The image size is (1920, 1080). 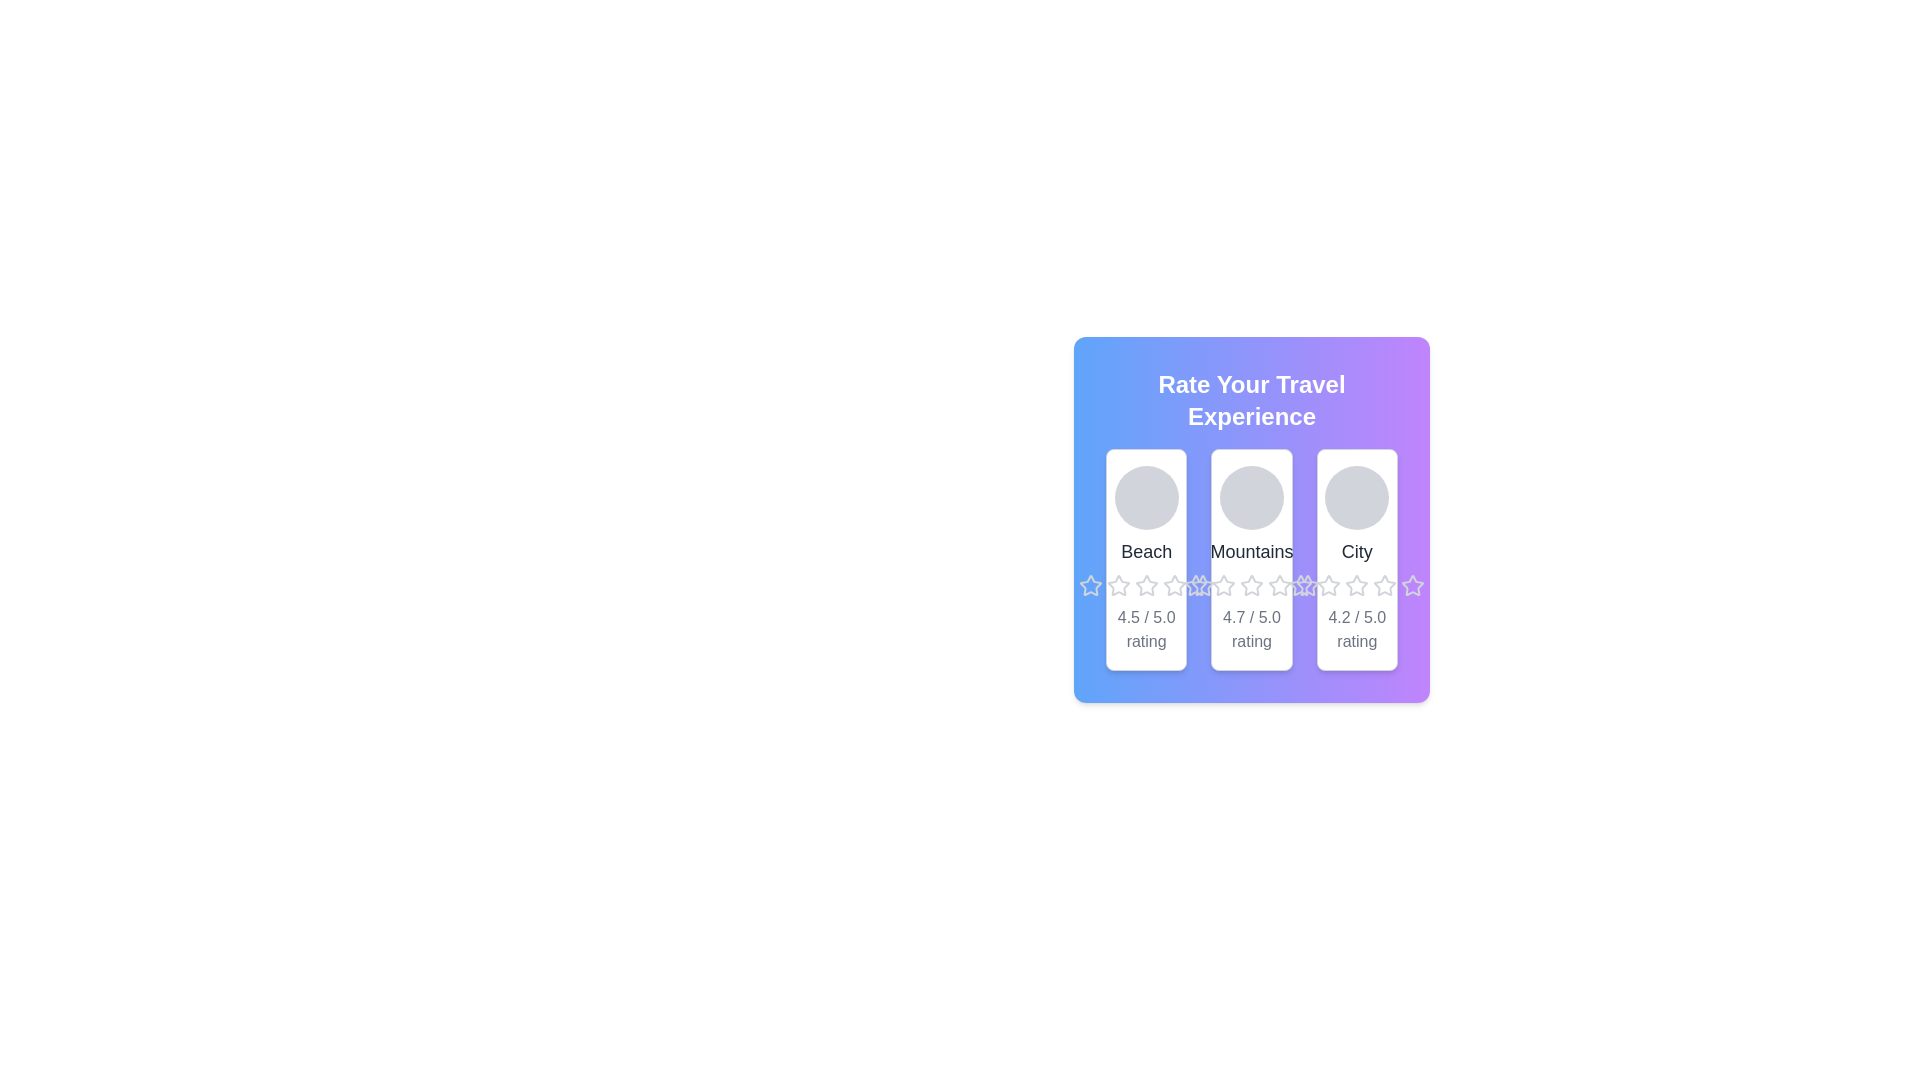 I want to click on across the second star in the five-star rating system below the 'Mountains' card, so click(x=1195, y=585).